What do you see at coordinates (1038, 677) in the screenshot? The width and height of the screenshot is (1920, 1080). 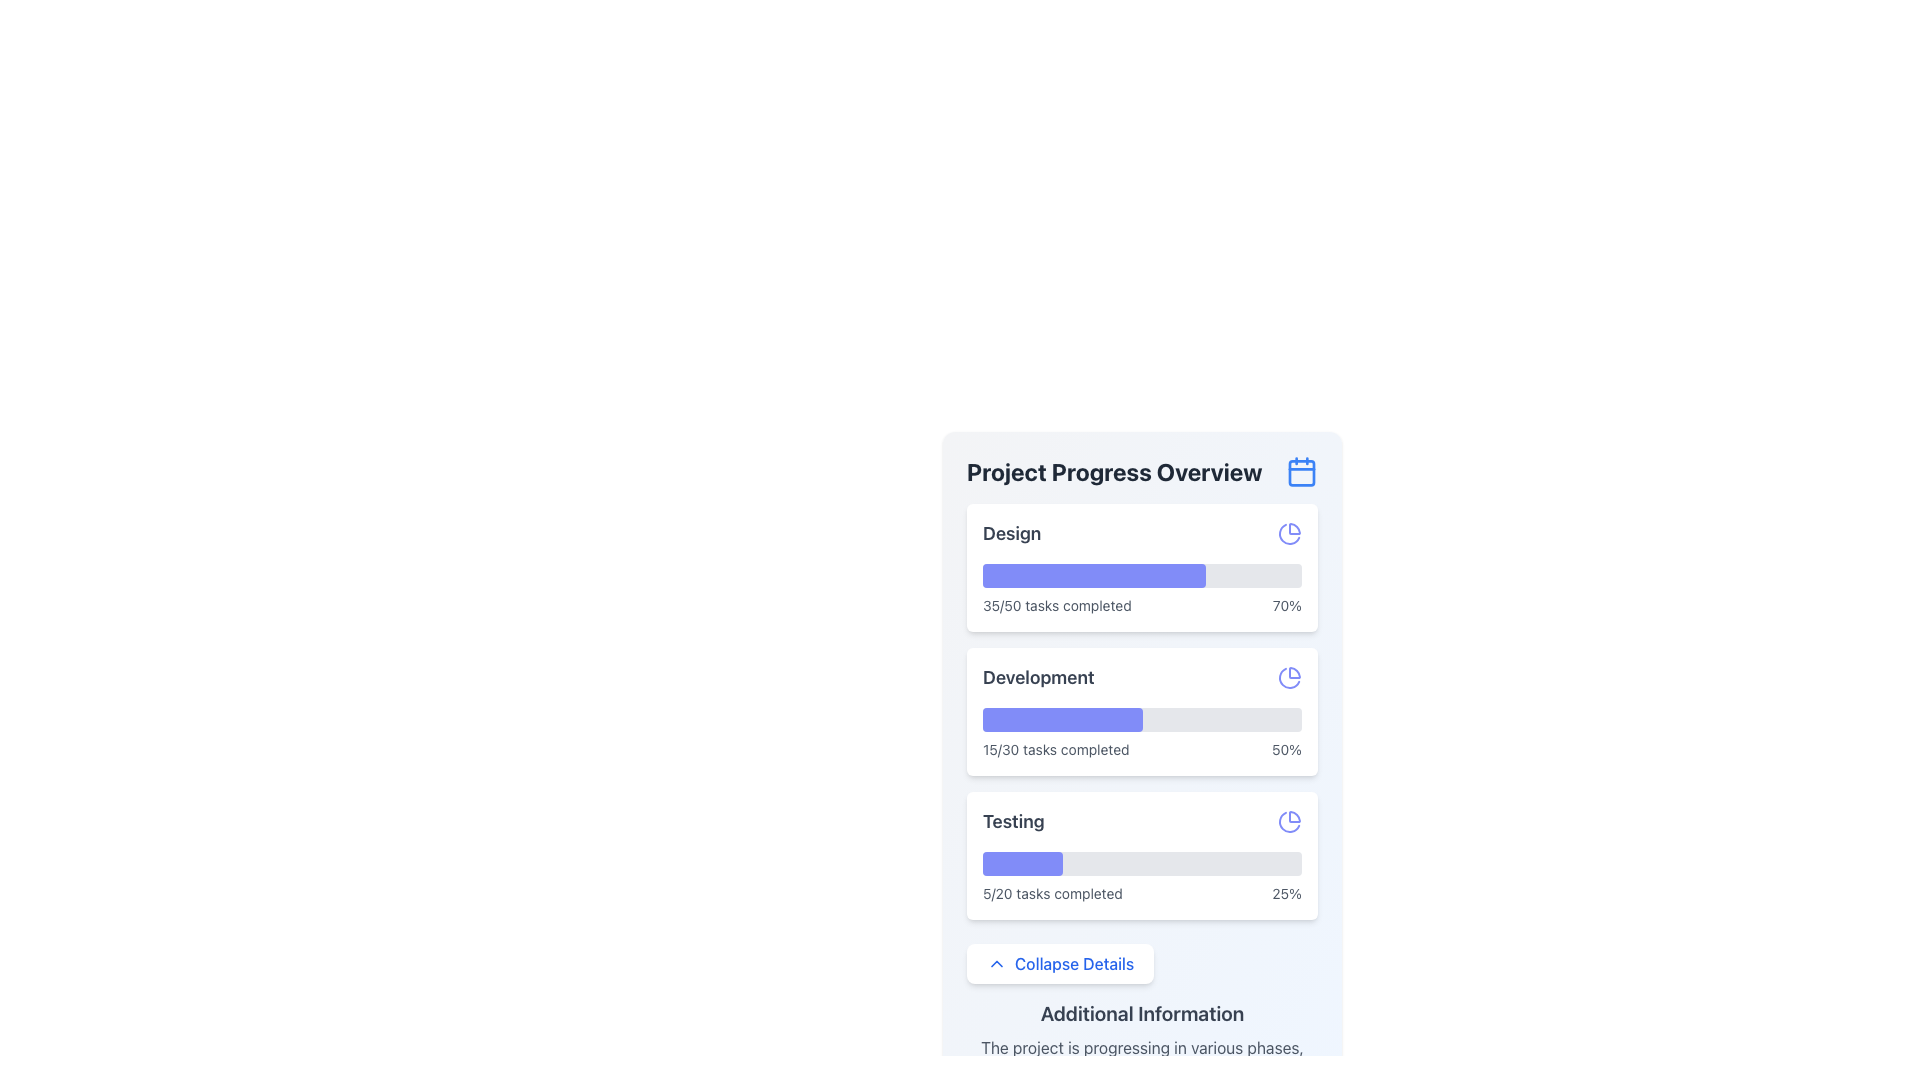 I see `the text label located in the upper-middle section of the page, under the 'Design' label, which serves as a heading for the associated section` at bounding box center [1038, 677].